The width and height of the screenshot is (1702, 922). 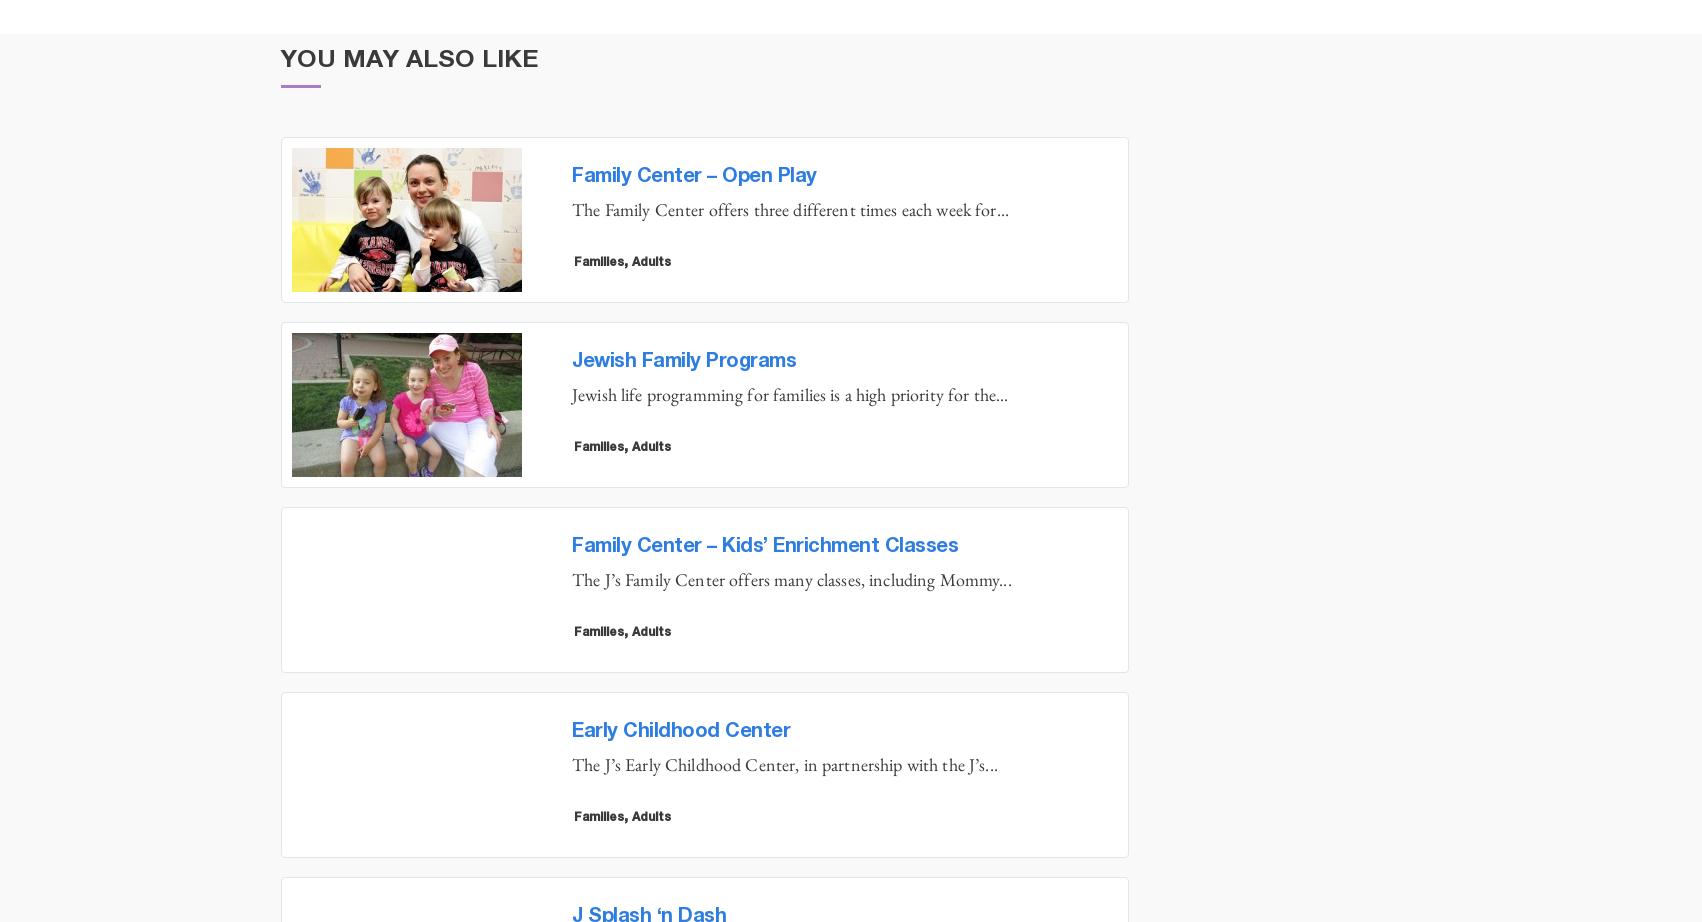 I want to click on 'The J’s Early Childhood Center, in partnership with the J’s...', so click(x=783, y=763).